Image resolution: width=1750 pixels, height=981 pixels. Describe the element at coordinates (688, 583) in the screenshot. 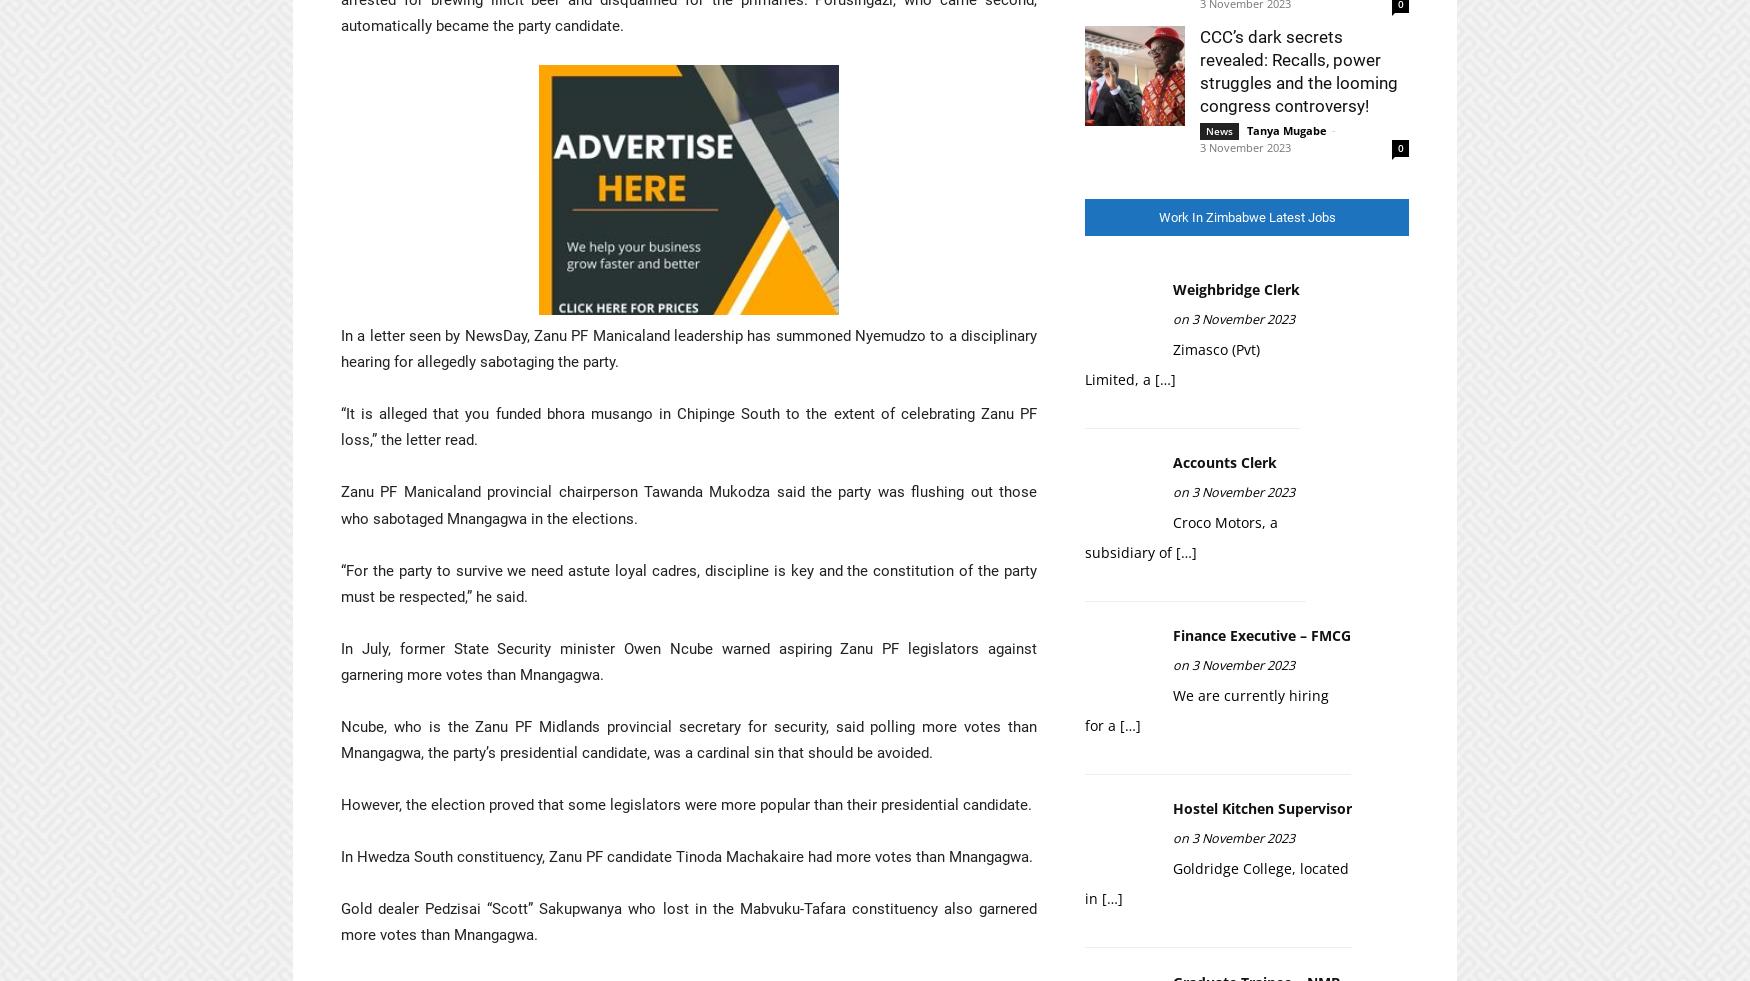

I see `'“For the party to survive we need astute loyal cadres, discipline is key and the constitution of the party must be respected,” he said.'` at that location.